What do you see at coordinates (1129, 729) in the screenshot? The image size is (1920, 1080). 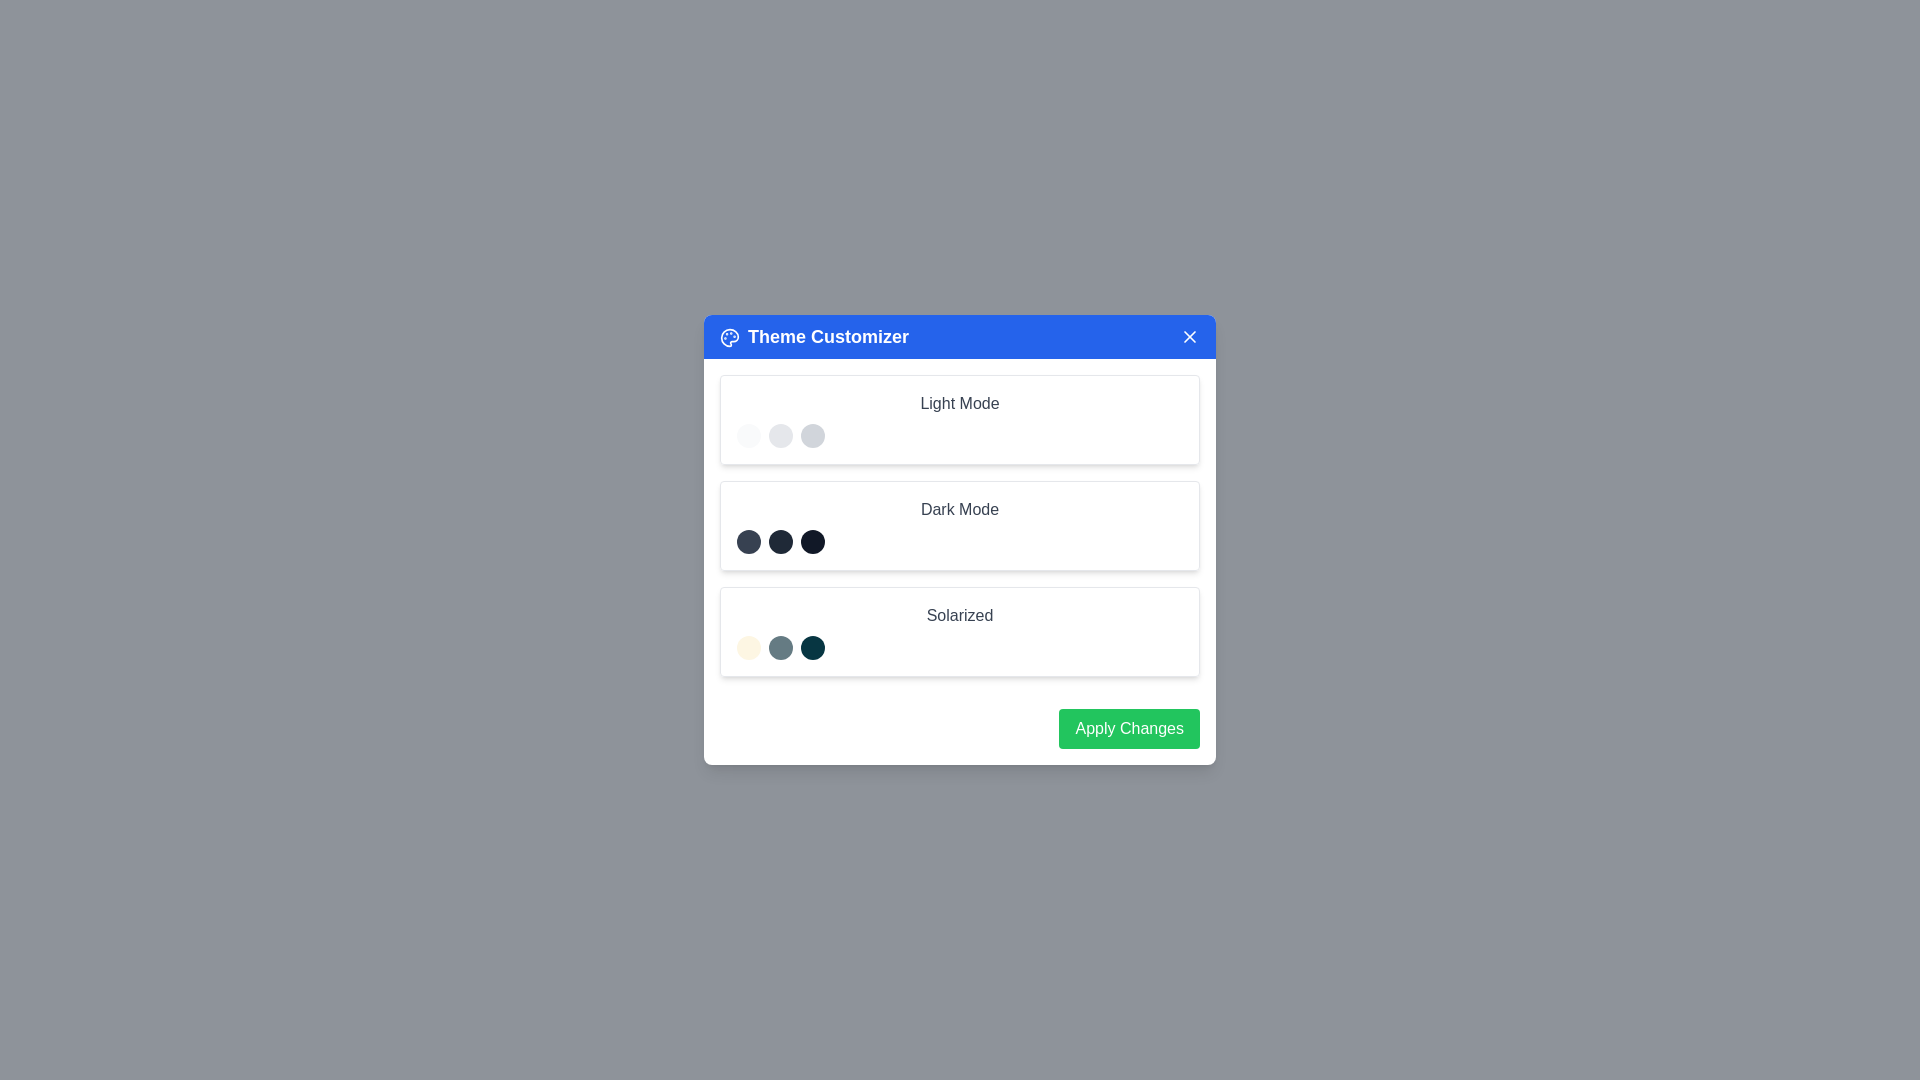 I see `the 'Apply Changes' button to apply the selected theme` at bounding box center [1129, 729].